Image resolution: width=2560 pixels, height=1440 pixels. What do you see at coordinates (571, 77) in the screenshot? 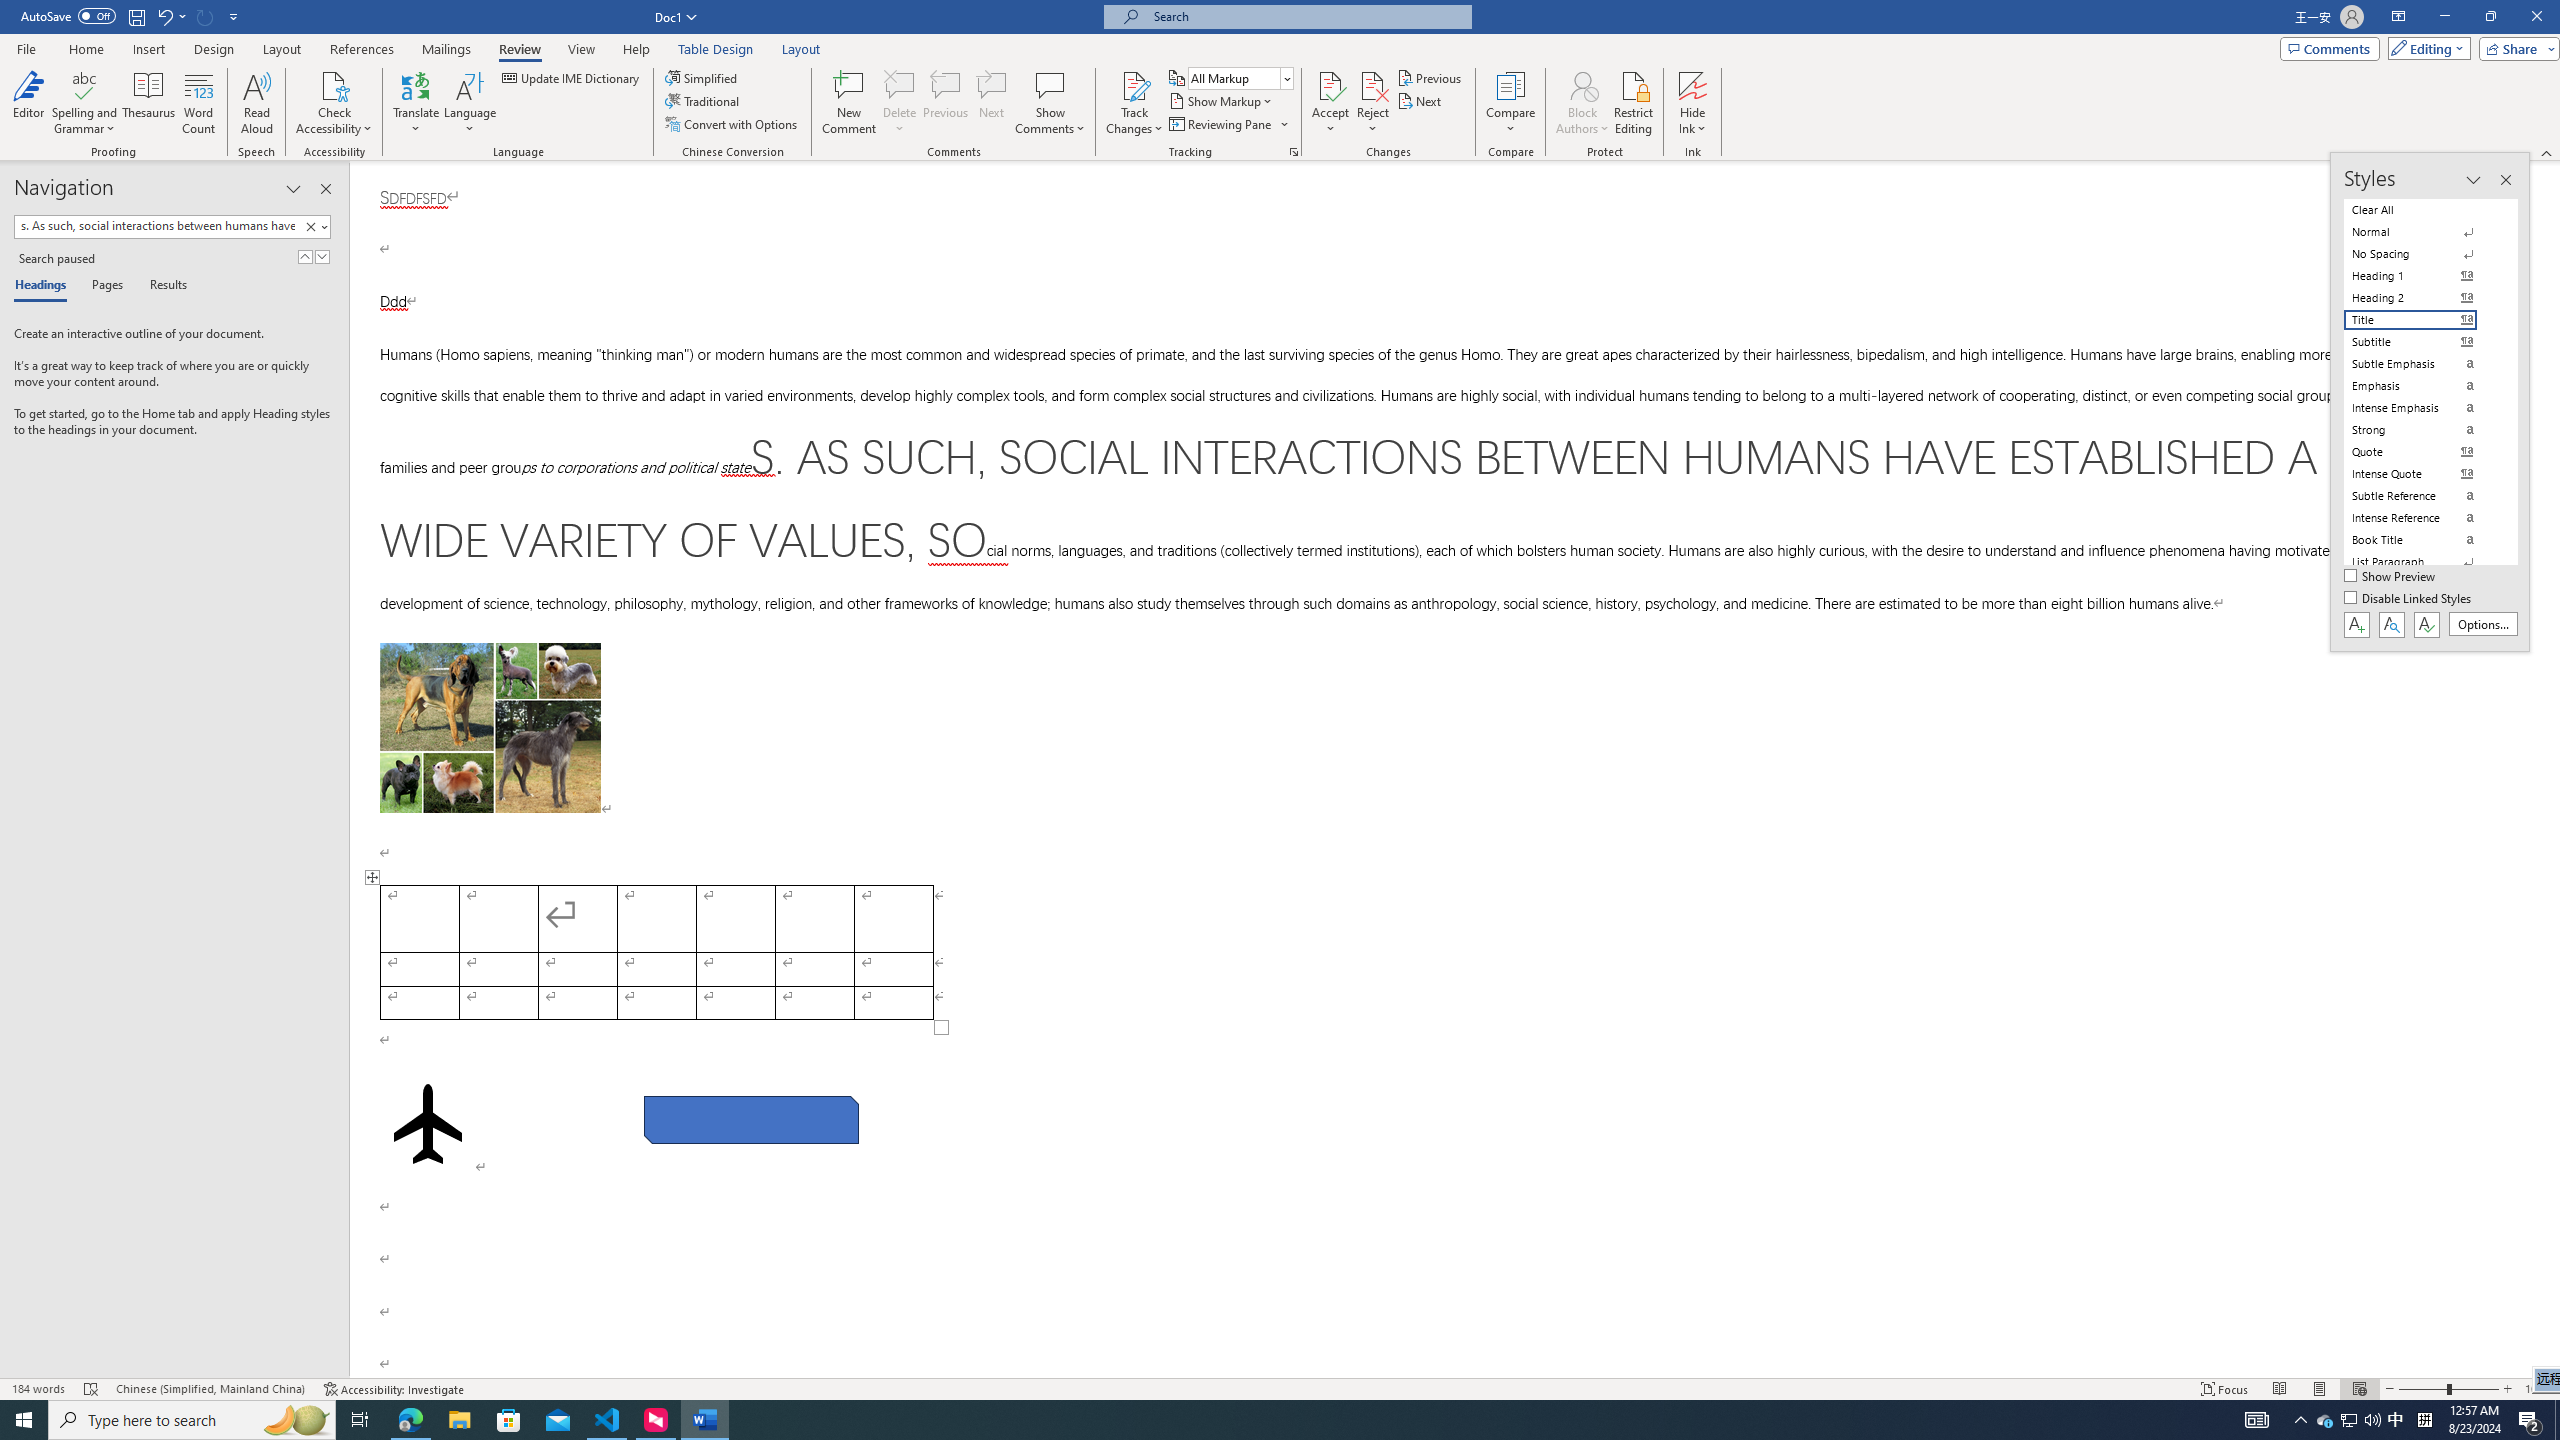
I see `'Update IME Dictionary...'` at bounding box center [571, 77].